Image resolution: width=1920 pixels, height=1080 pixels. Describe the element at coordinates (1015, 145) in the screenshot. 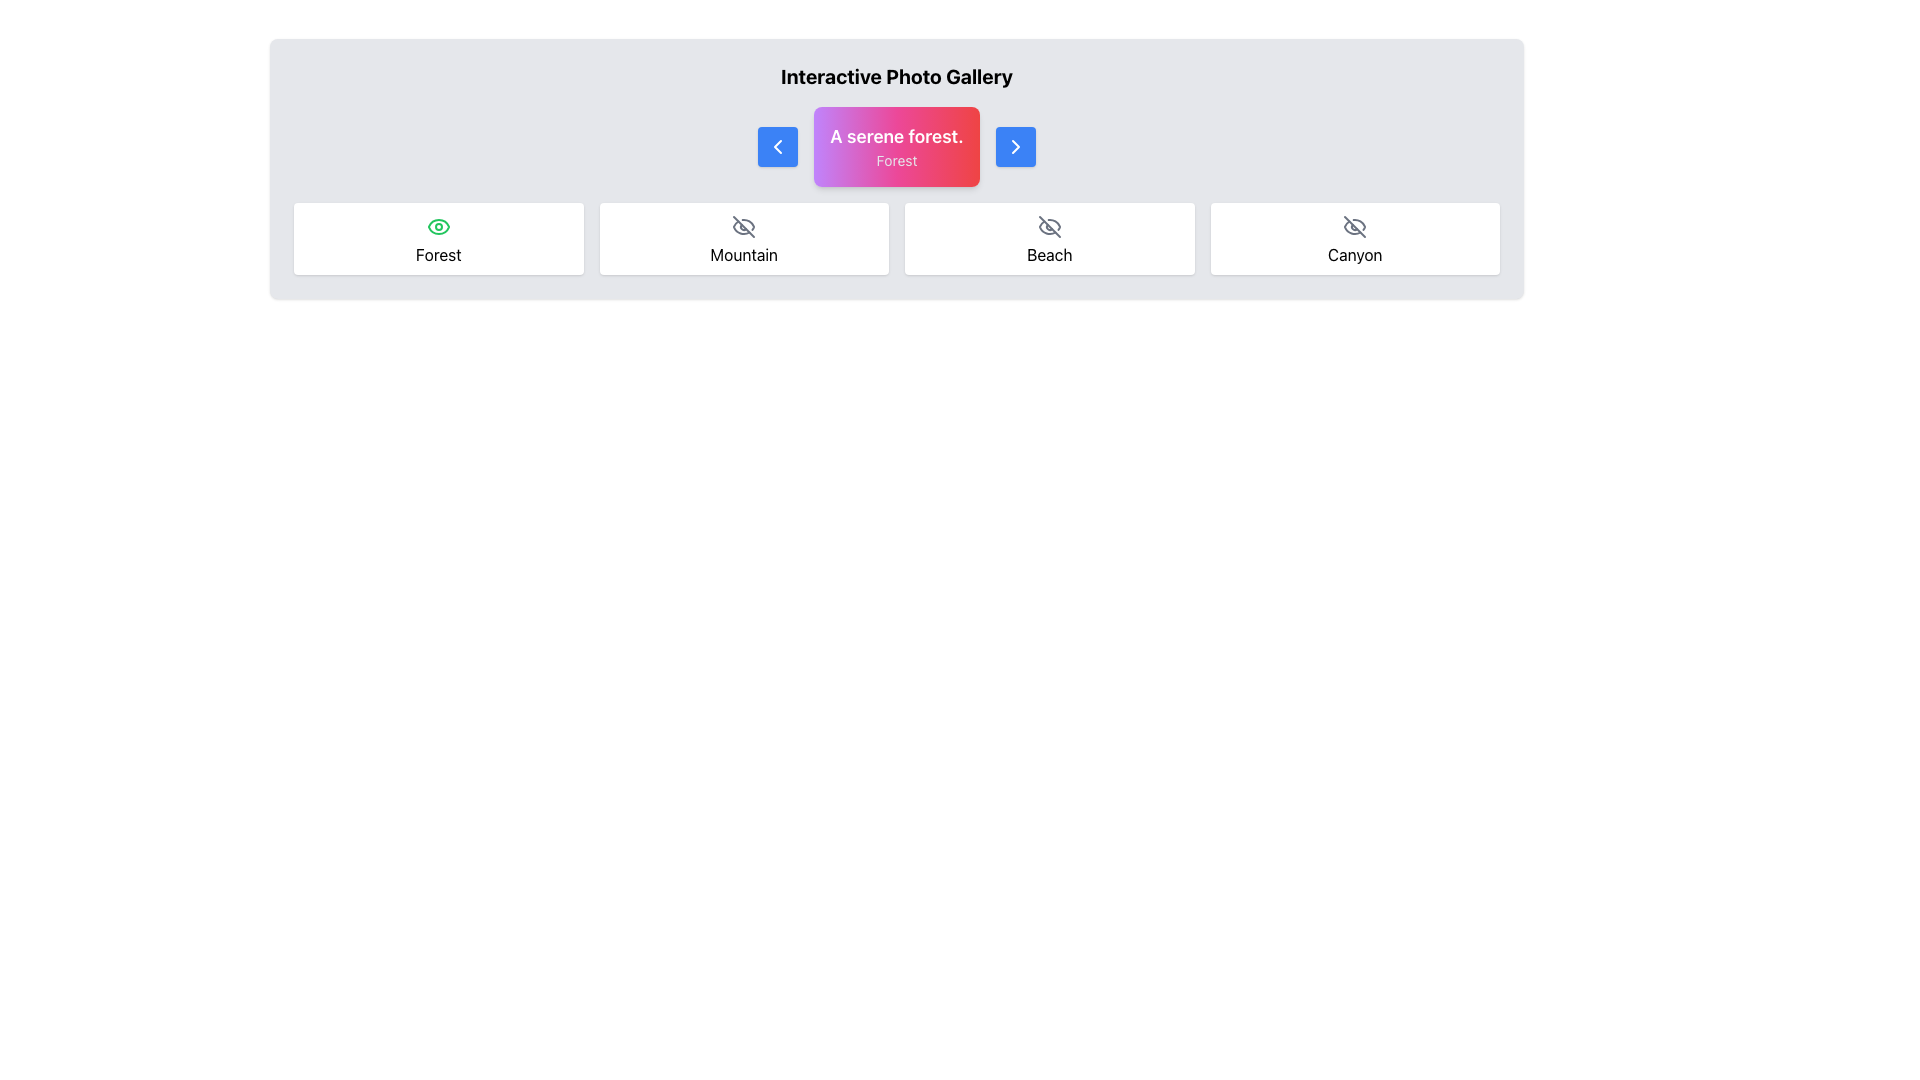

I see `the Right Chevron icon in the interactive photo gallery` at that location.